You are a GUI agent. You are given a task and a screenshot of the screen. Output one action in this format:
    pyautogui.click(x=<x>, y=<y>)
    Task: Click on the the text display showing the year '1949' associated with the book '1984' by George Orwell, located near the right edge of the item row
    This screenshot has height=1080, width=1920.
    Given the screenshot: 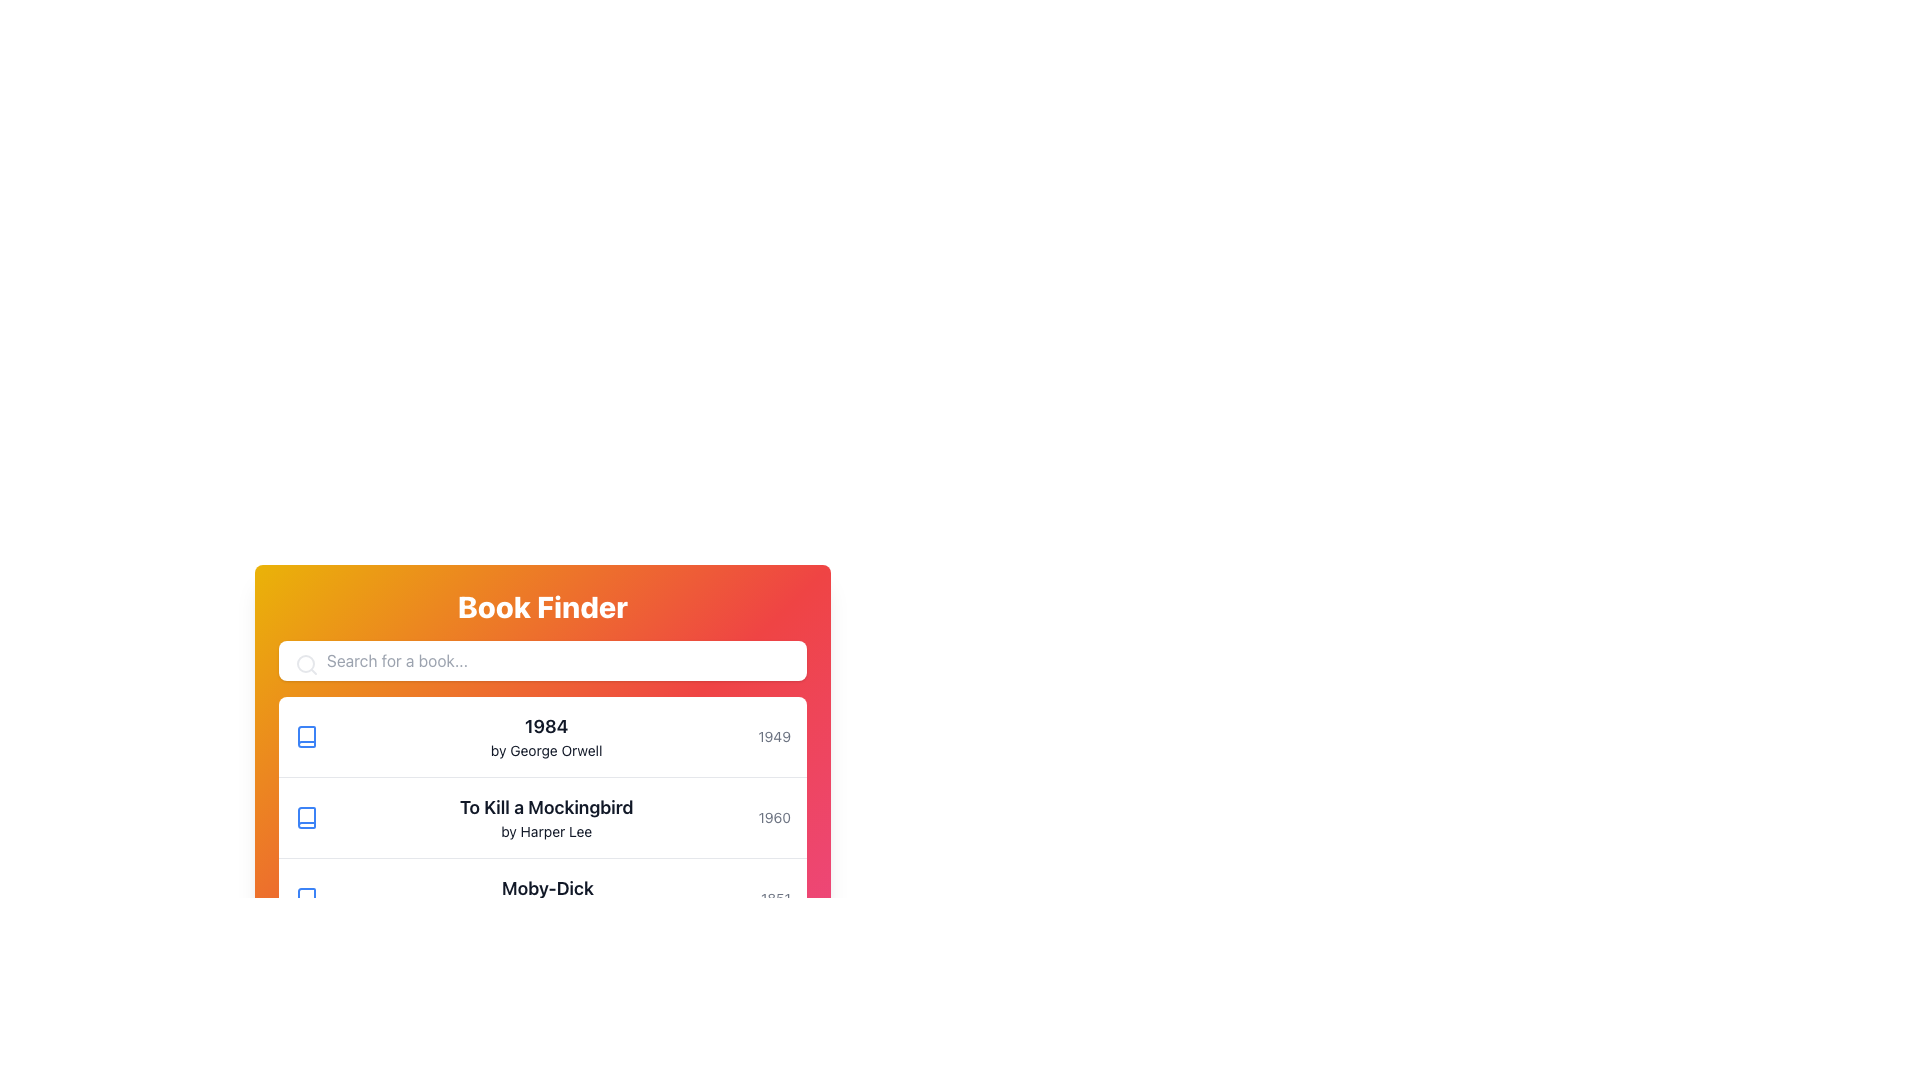 What is the action you would take?
    pyautogui.click(x=773, y=736)
    